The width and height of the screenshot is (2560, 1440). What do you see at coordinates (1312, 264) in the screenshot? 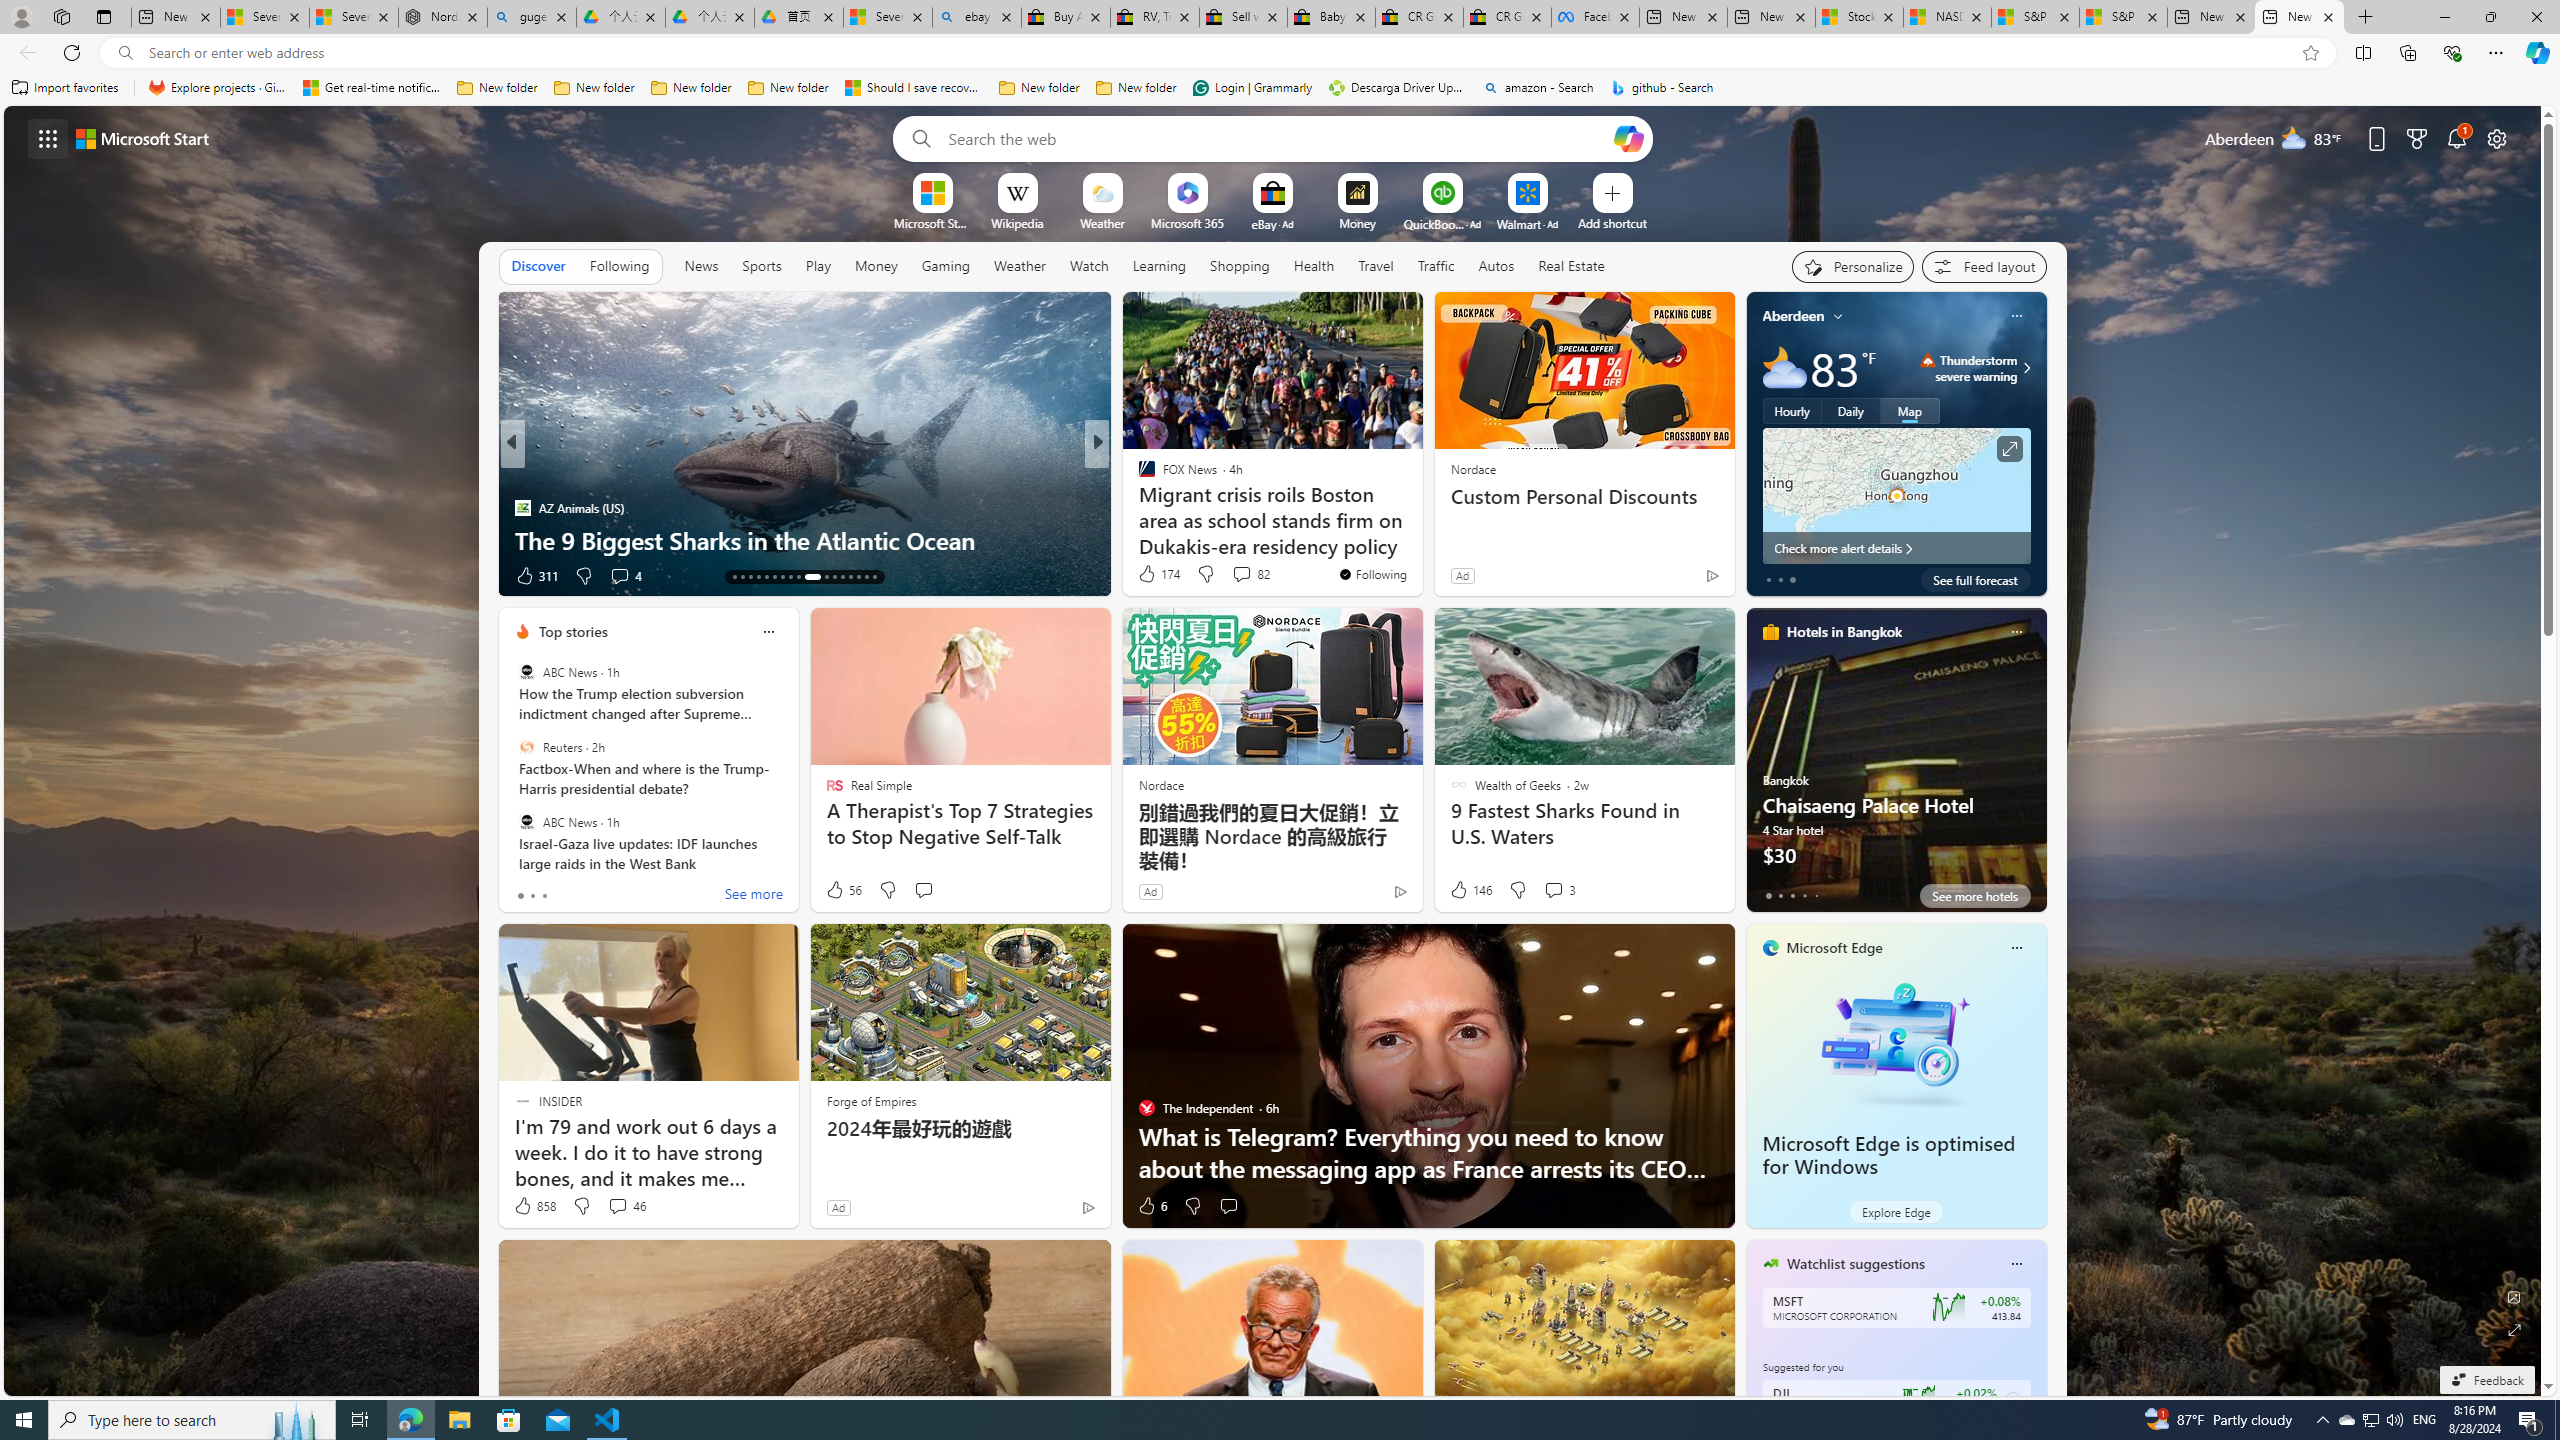
I see `'Health'` at bounding box center [1312, 264].